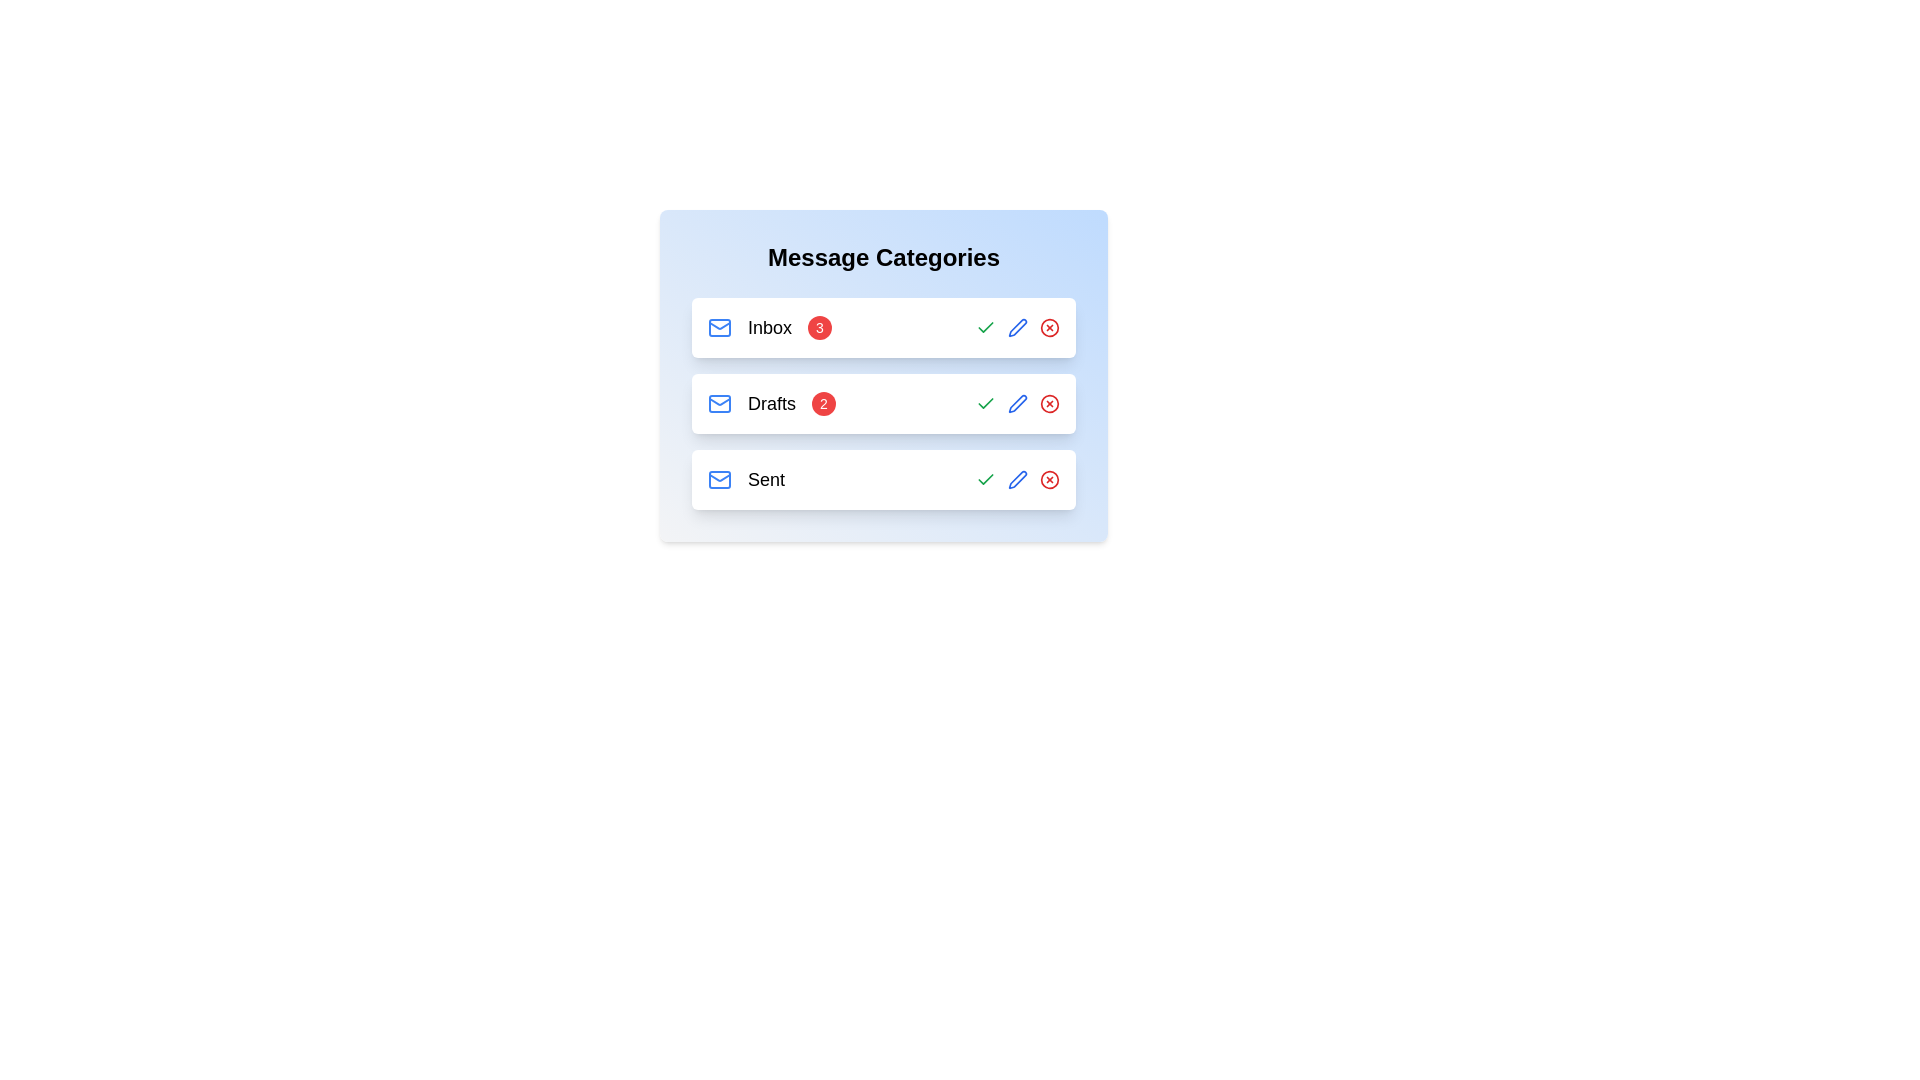 The width and height of the screenshot is (1920, 1080). I want to click on delete button for the category Sent, so click(1049, 479).